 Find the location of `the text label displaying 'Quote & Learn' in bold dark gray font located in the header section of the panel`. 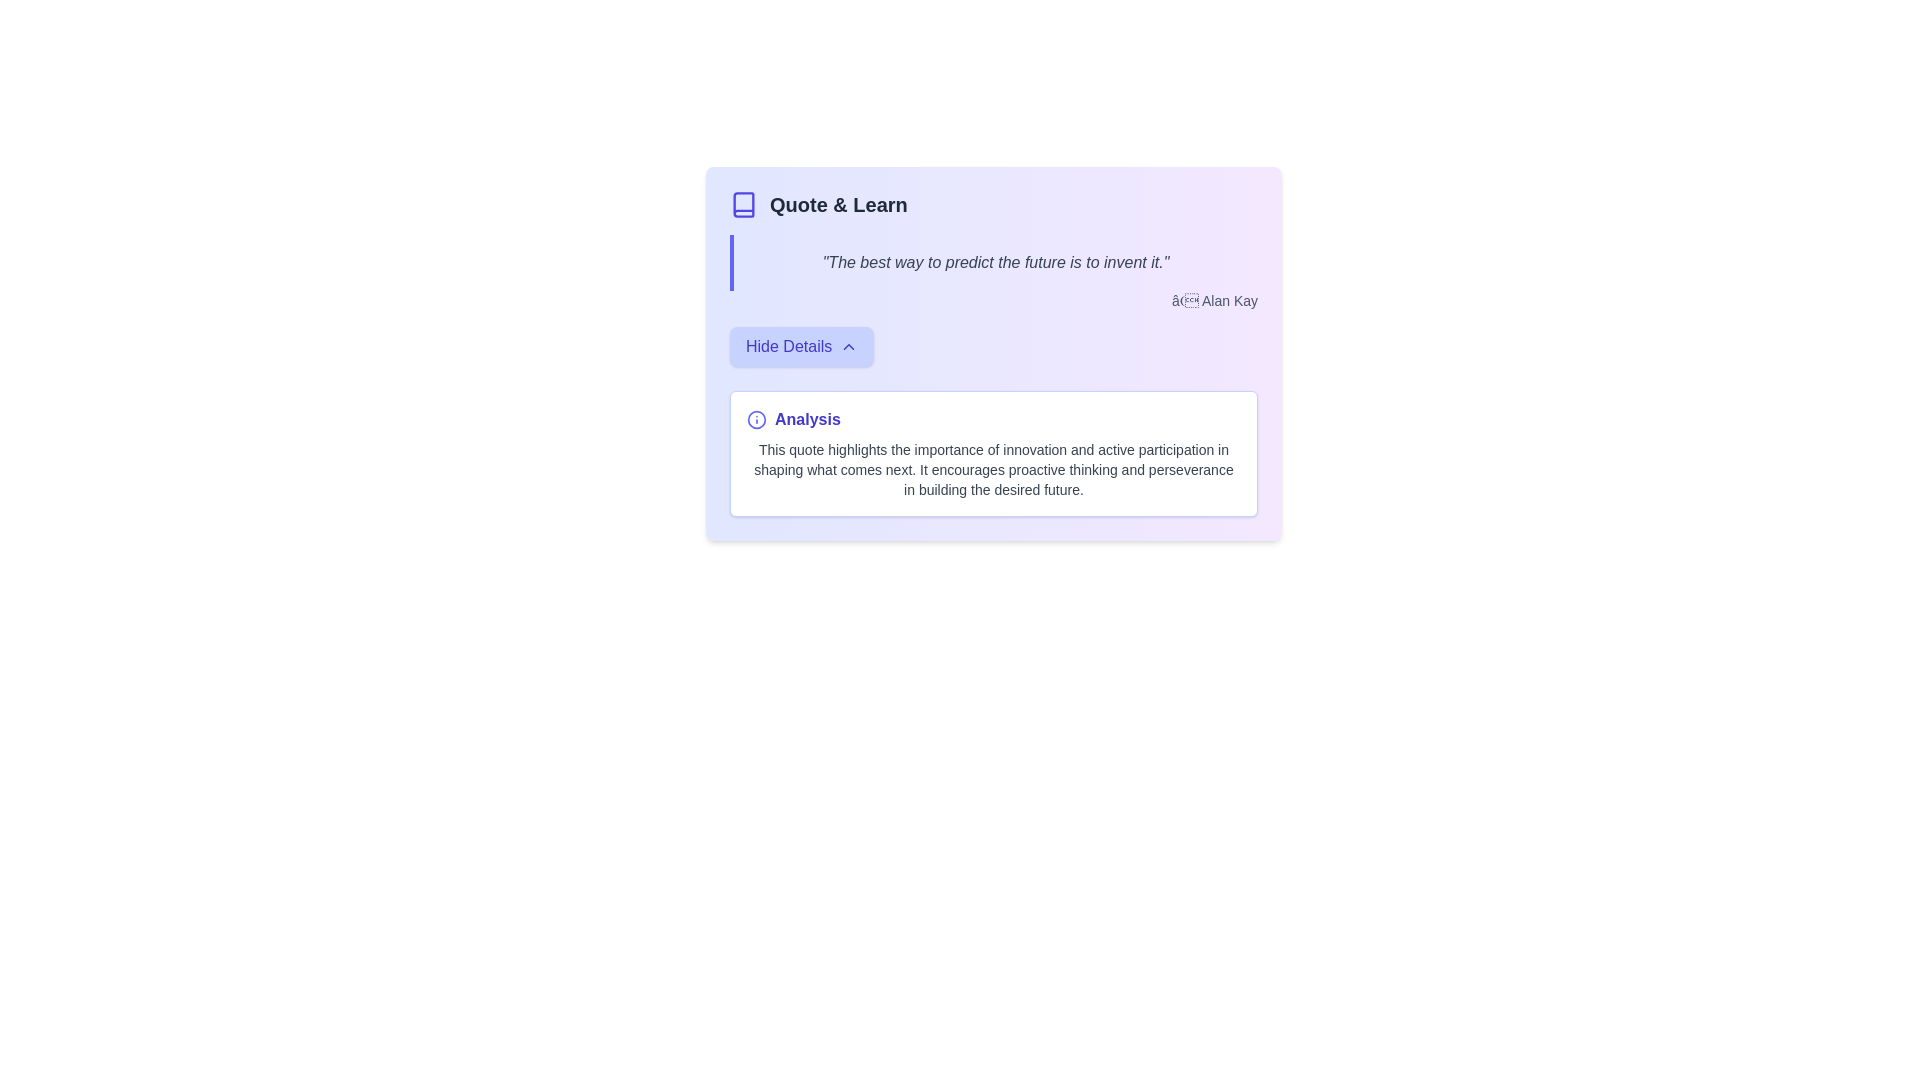

the text label displaying 'Quote & Learn' in bold dark gray font located in the header section of the panel is located at coordinates (838, 204).